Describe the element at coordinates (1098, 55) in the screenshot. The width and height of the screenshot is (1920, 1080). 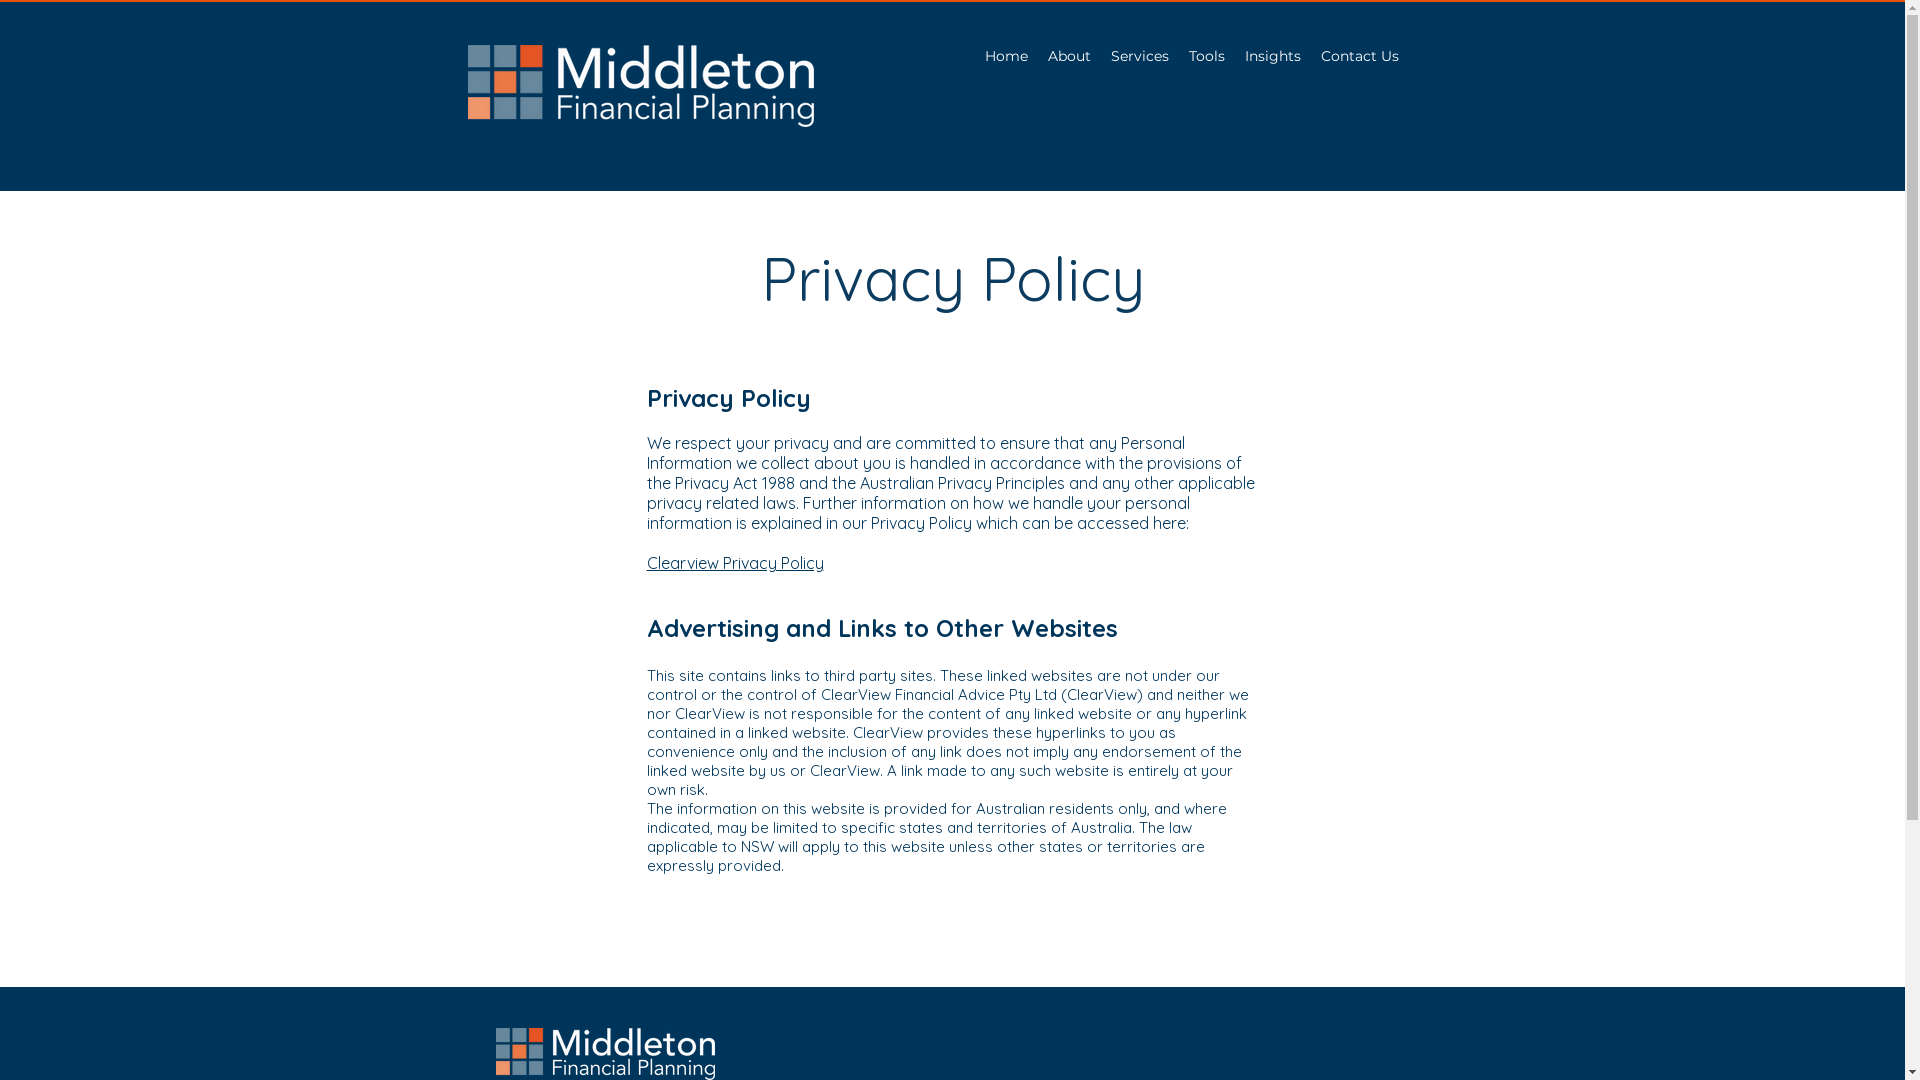
I see `'Services'` at that location.